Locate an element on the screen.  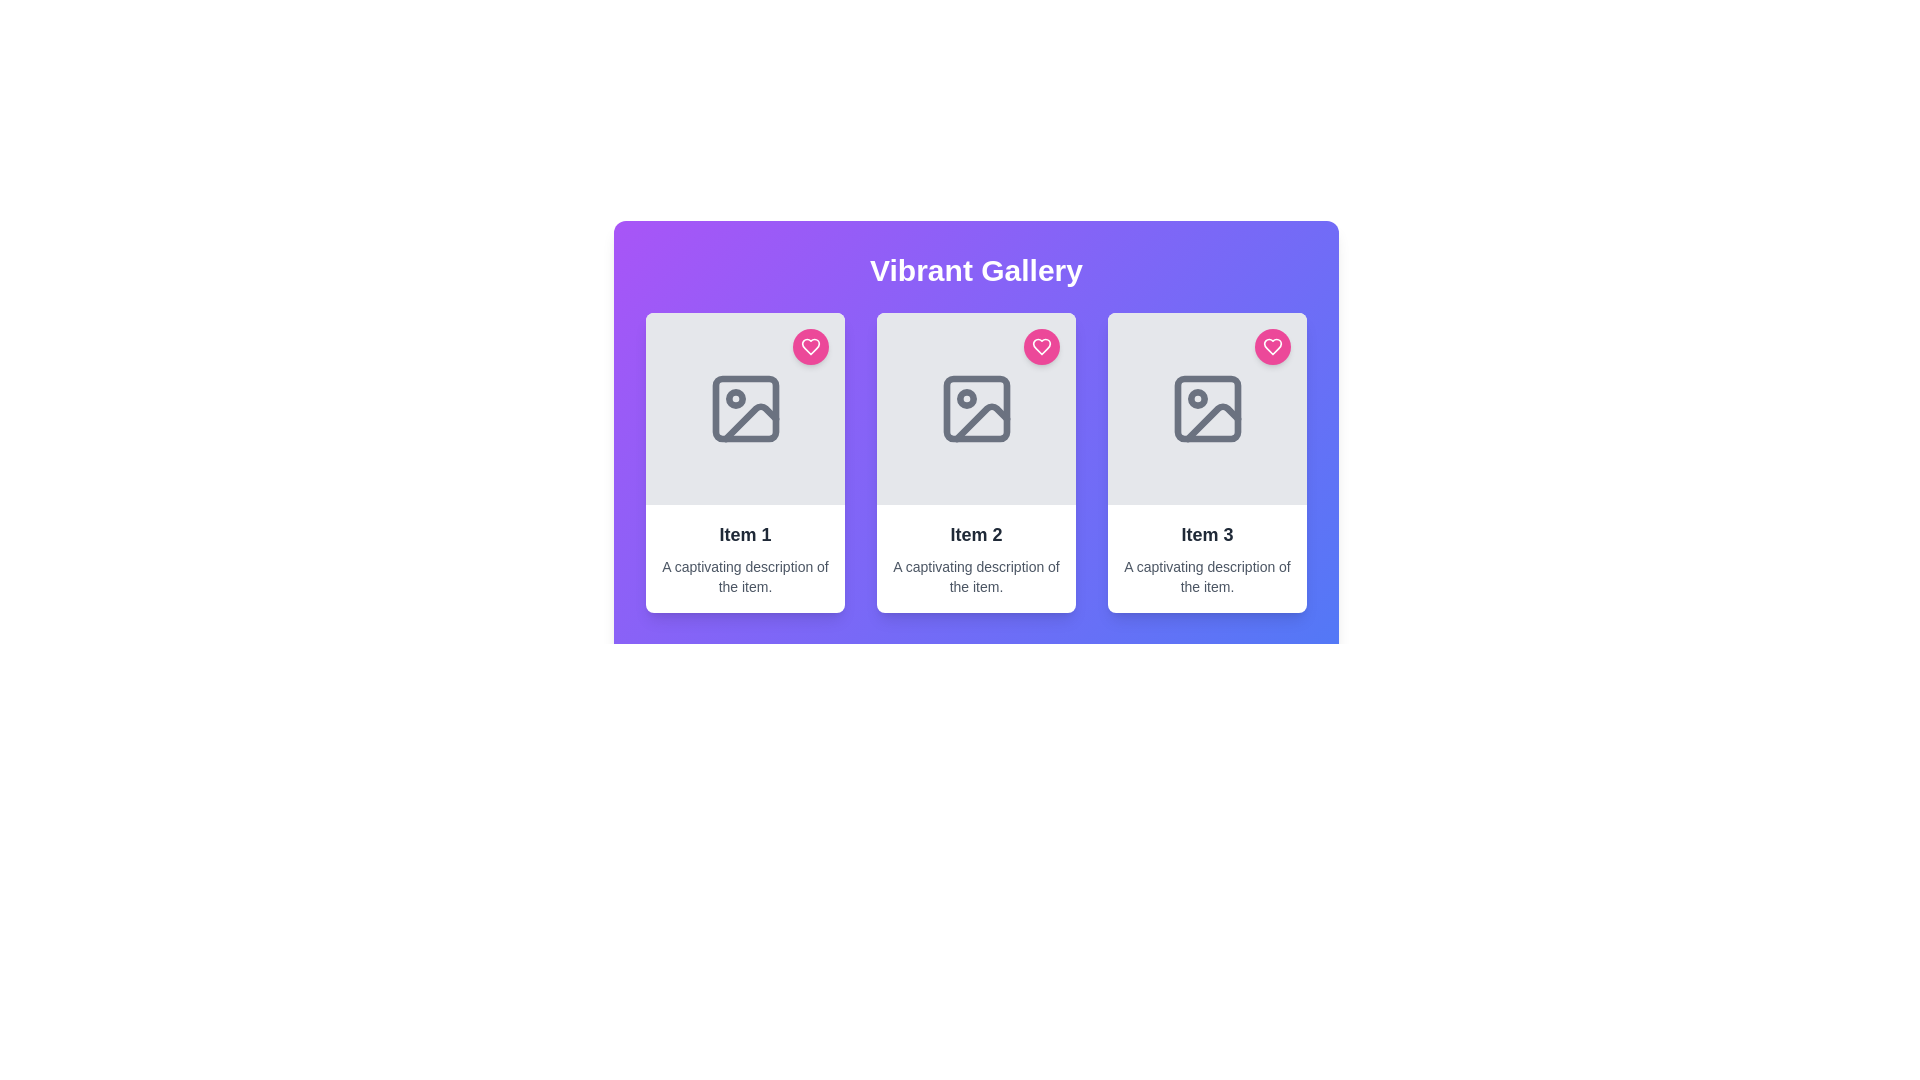
item details from the second card in the 'Vibrant Gallery' section, which contains a heart button for marking as a favorite is located at coordinates (976, 462).